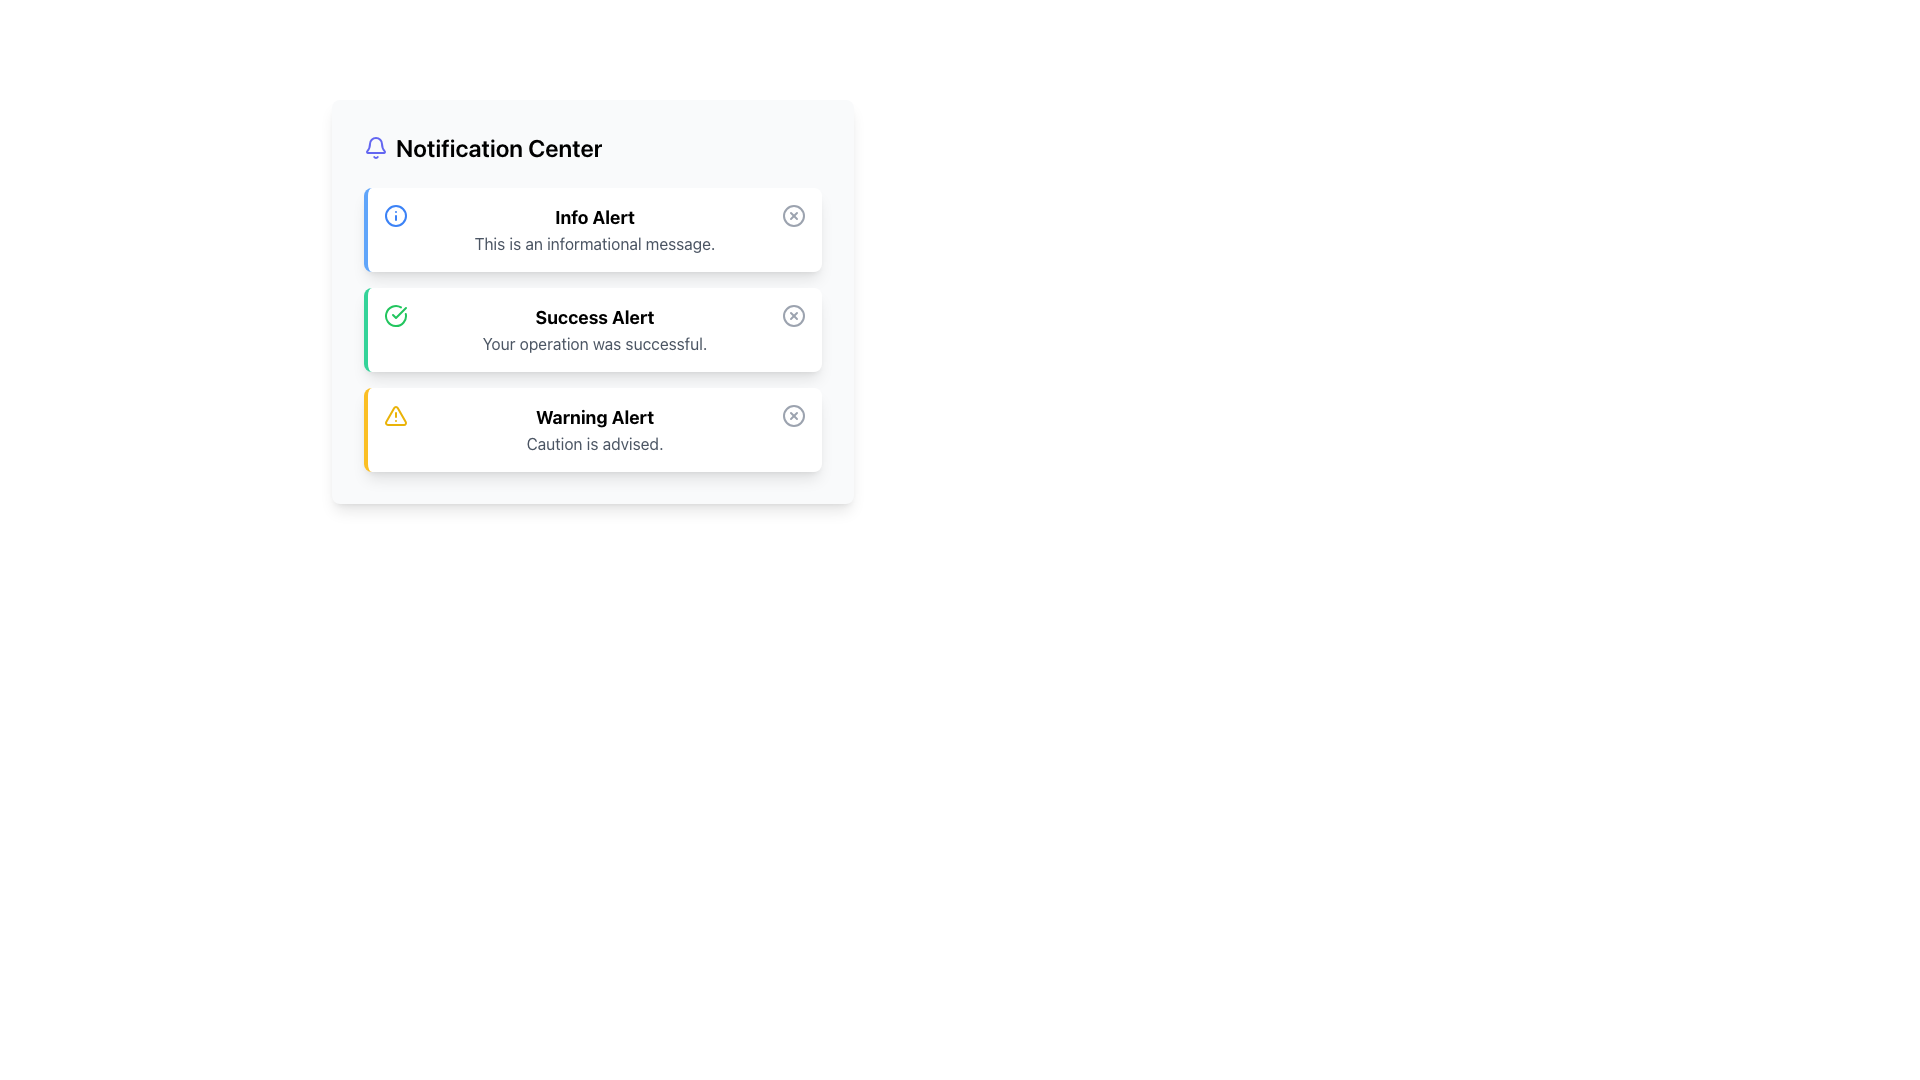  I want to click on the text element reading 'Caution is advised.' which is styled in gray and located within the 'Warning Alert' notification card, beneath the title 'Warning Alert', so click(594, 442).